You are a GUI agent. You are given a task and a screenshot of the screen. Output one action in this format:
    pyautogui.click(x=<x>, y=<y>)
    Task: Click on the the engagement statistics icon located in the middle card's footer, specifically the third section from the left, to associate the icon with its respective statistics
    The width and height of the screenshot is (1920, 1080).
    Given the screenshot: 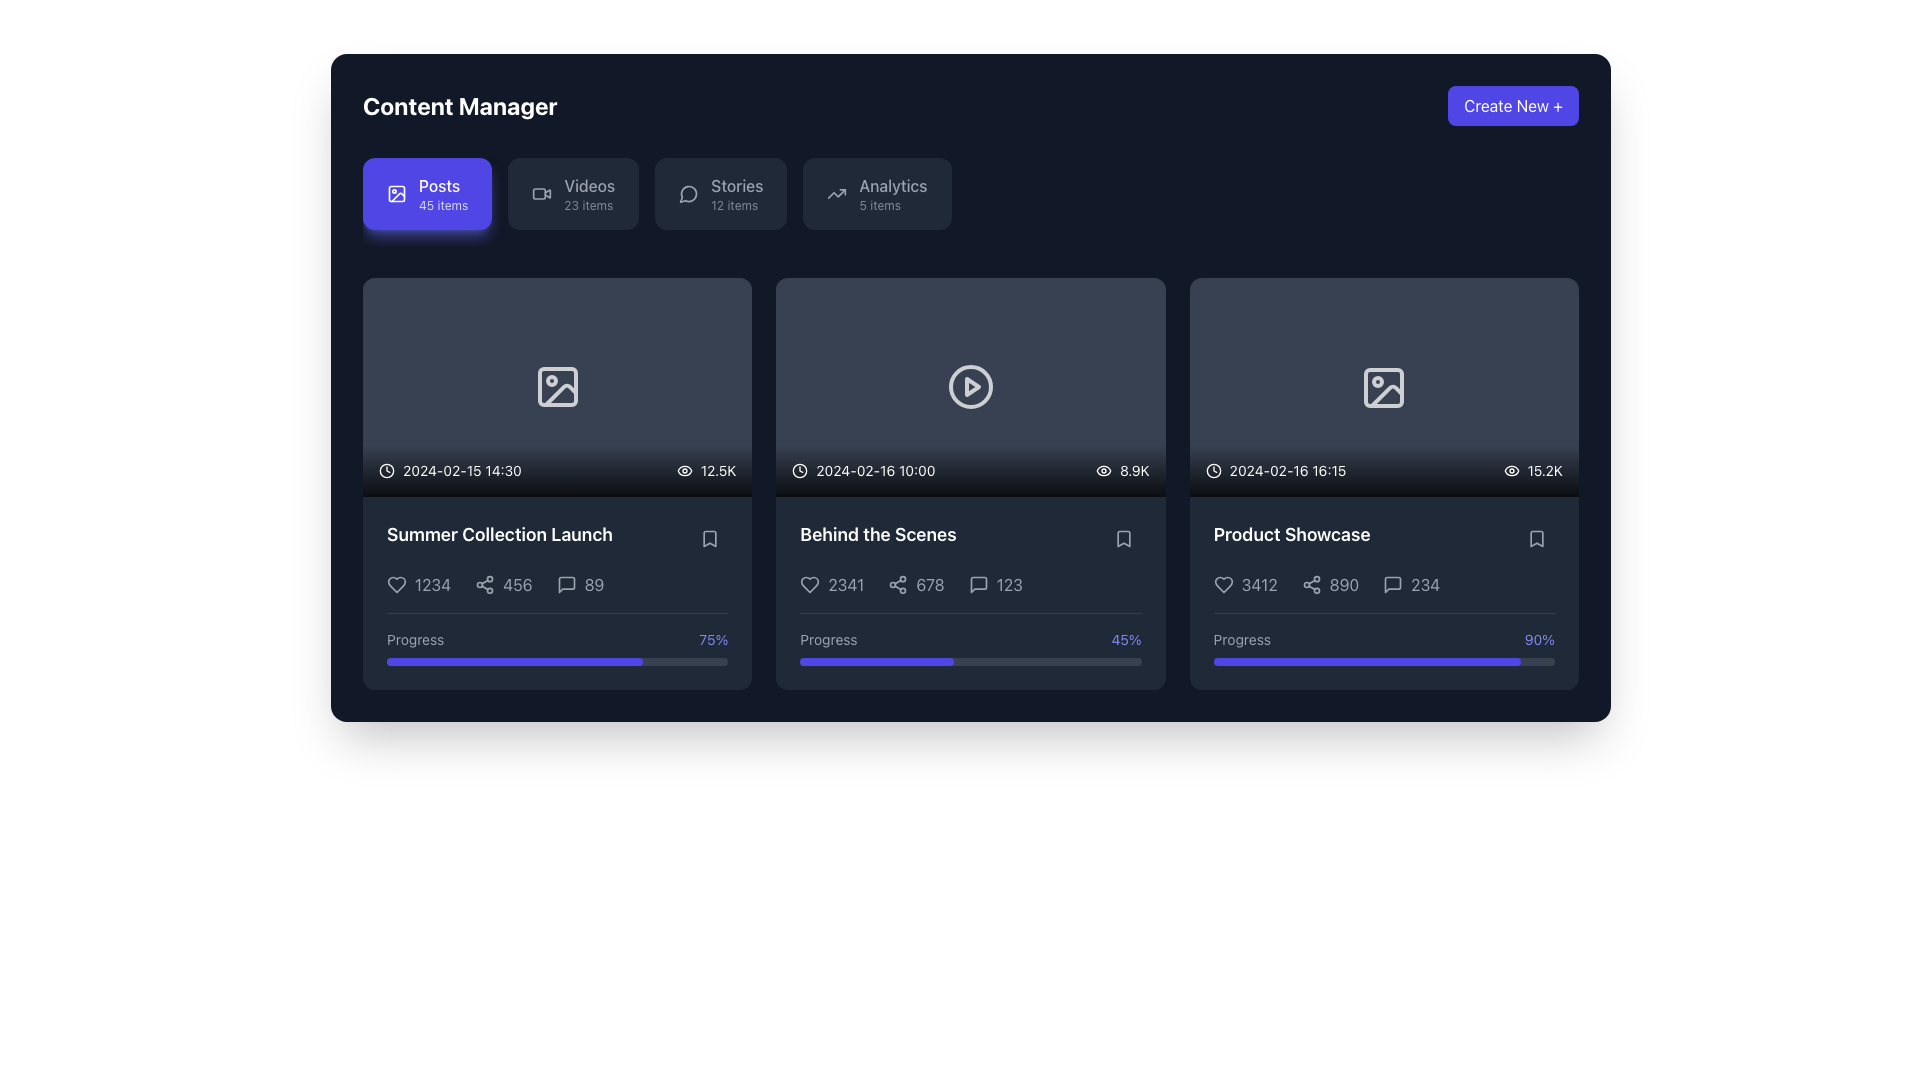 What is the action you would take?
    pyautogui.click(x=970, y=584)
    